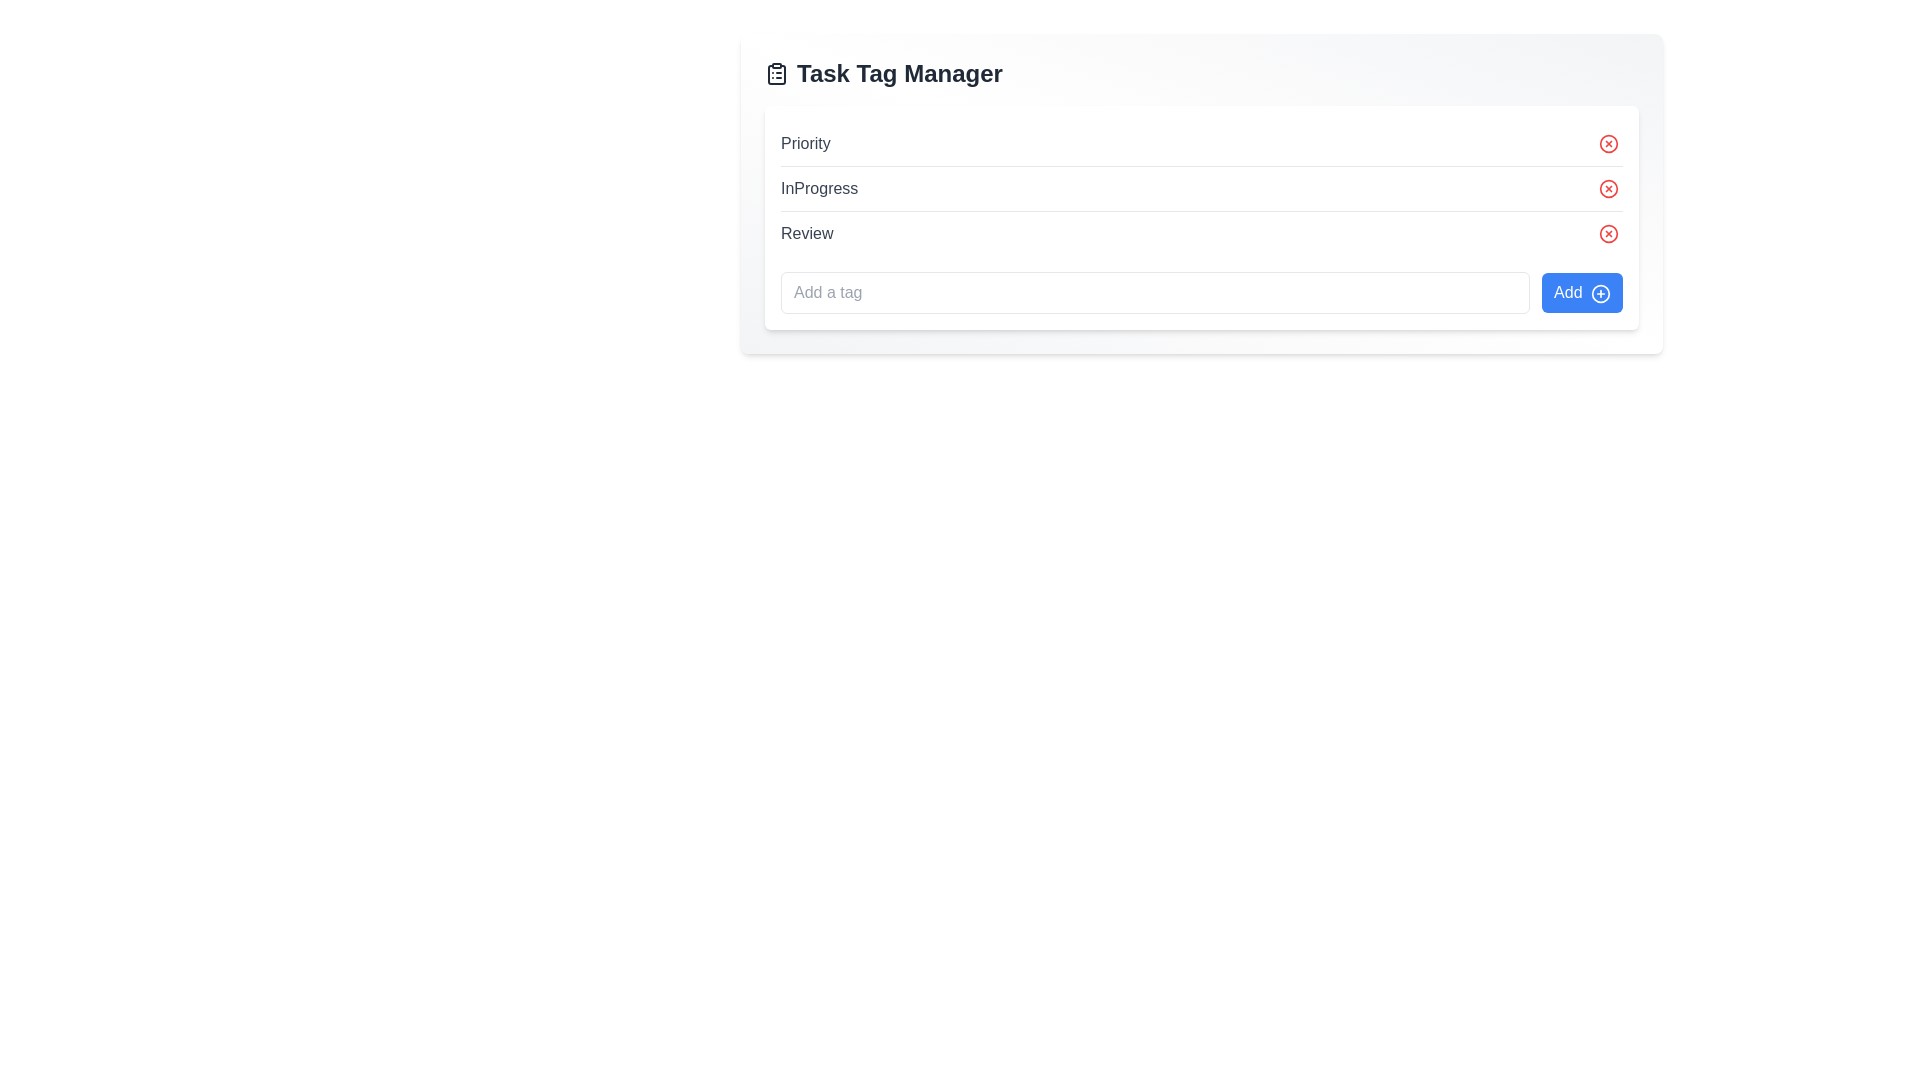  Describe the element at coordinates (898, 72) in the screenshot. I see `the bold heading with the text 'Task Tag Manager', which is styled with a large font size and positioned near the top of the interface, next to a clipboard icon` at that location.